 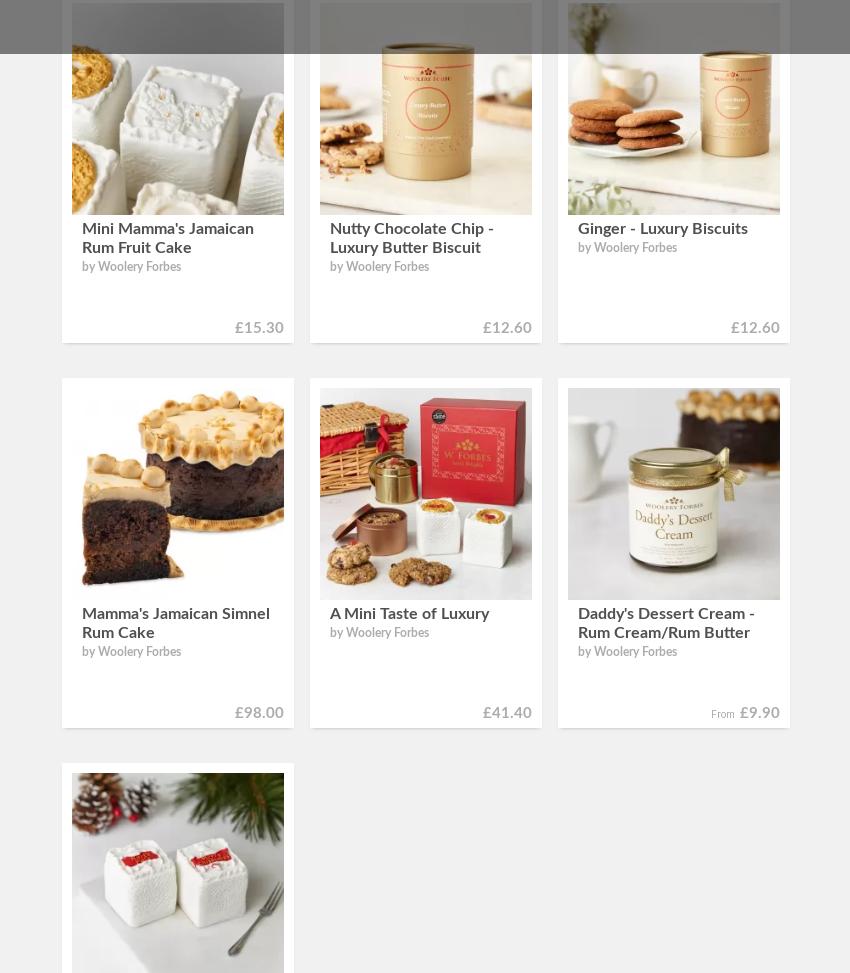 I want to click on 'Ginger - Luxury Biscuits', so click(x=663, y=226).